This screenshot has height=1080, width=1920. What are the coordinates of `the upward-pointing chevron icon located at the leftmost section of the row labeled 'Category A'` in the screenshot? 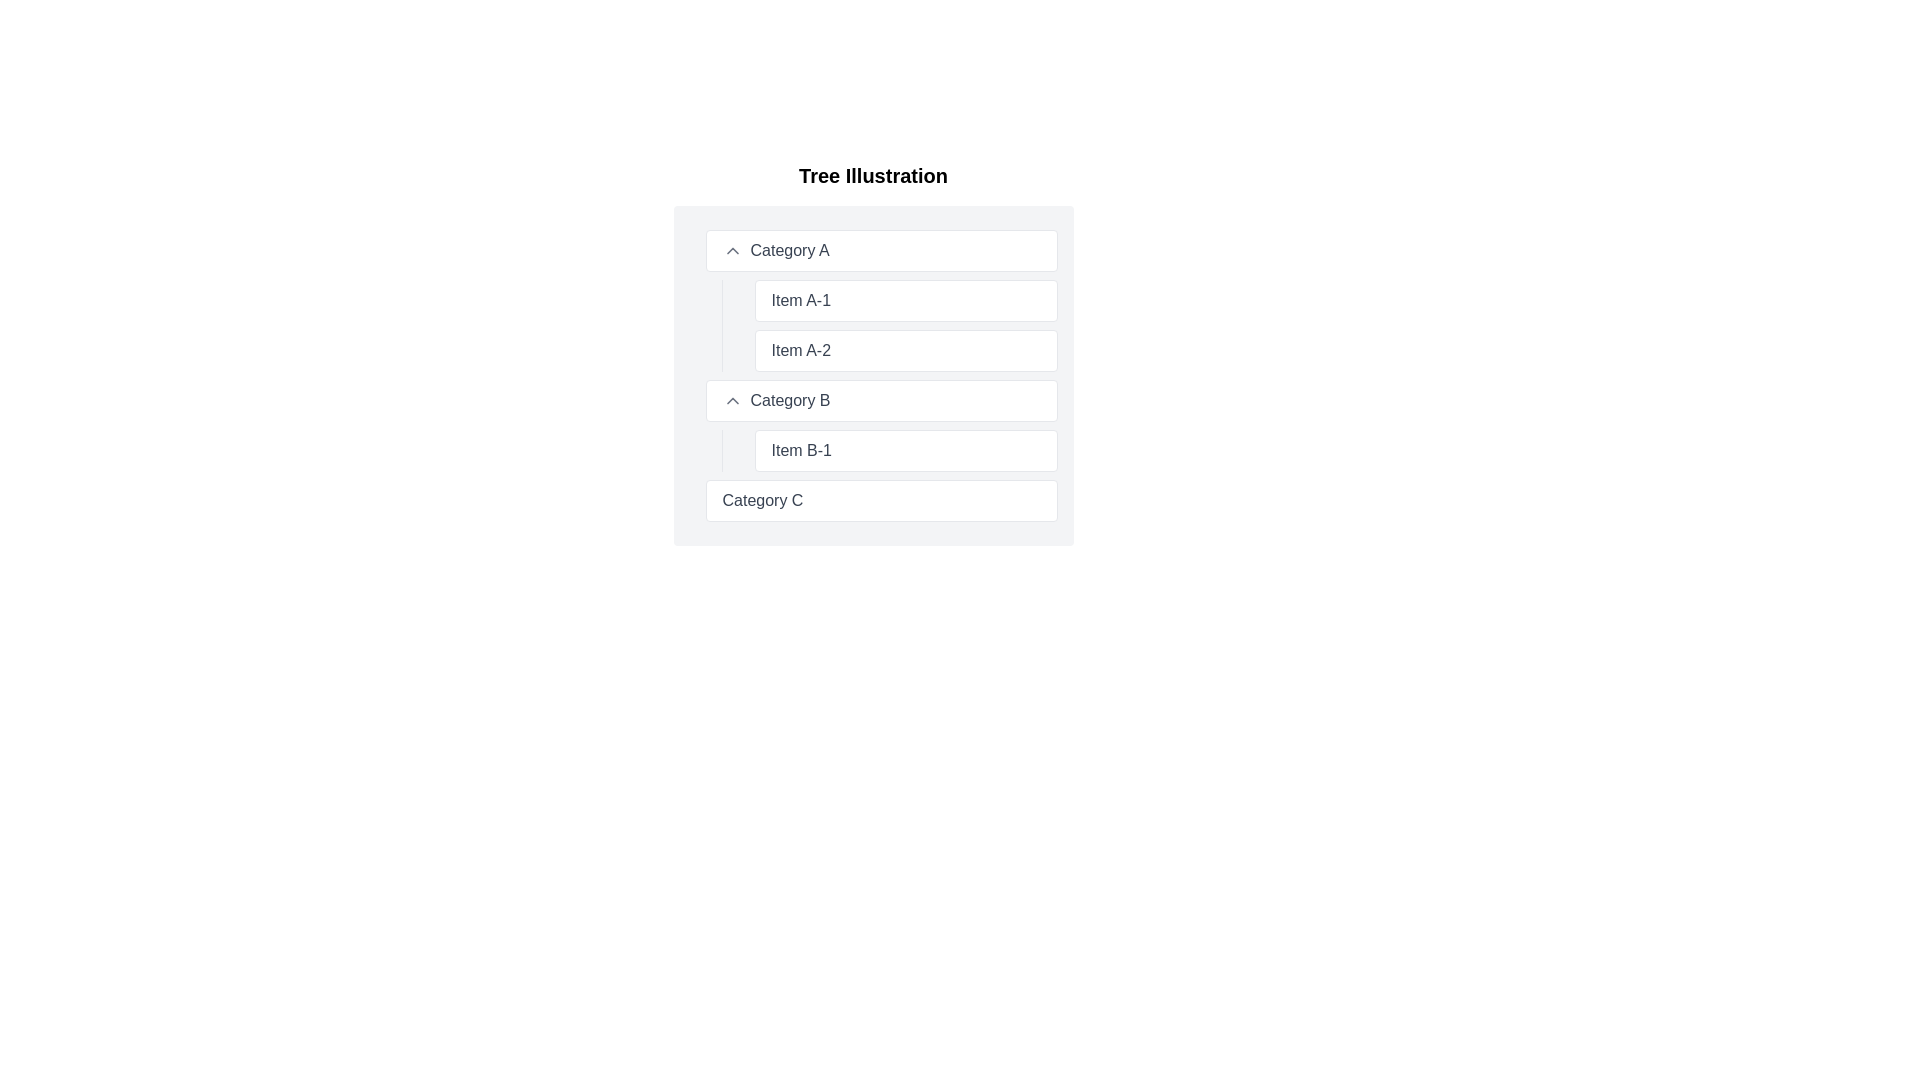 It's located at (731, 249).